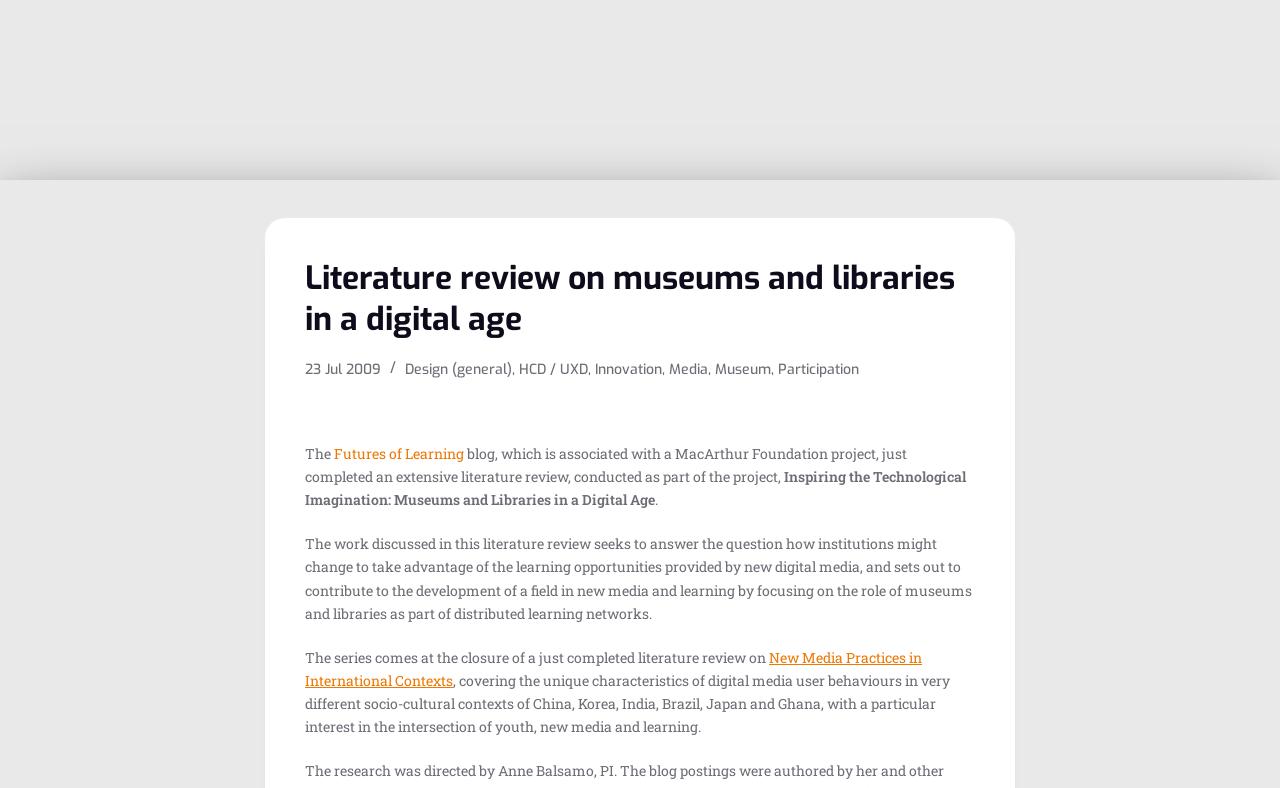  I want to click on 'Educational services', so click(784, 259).